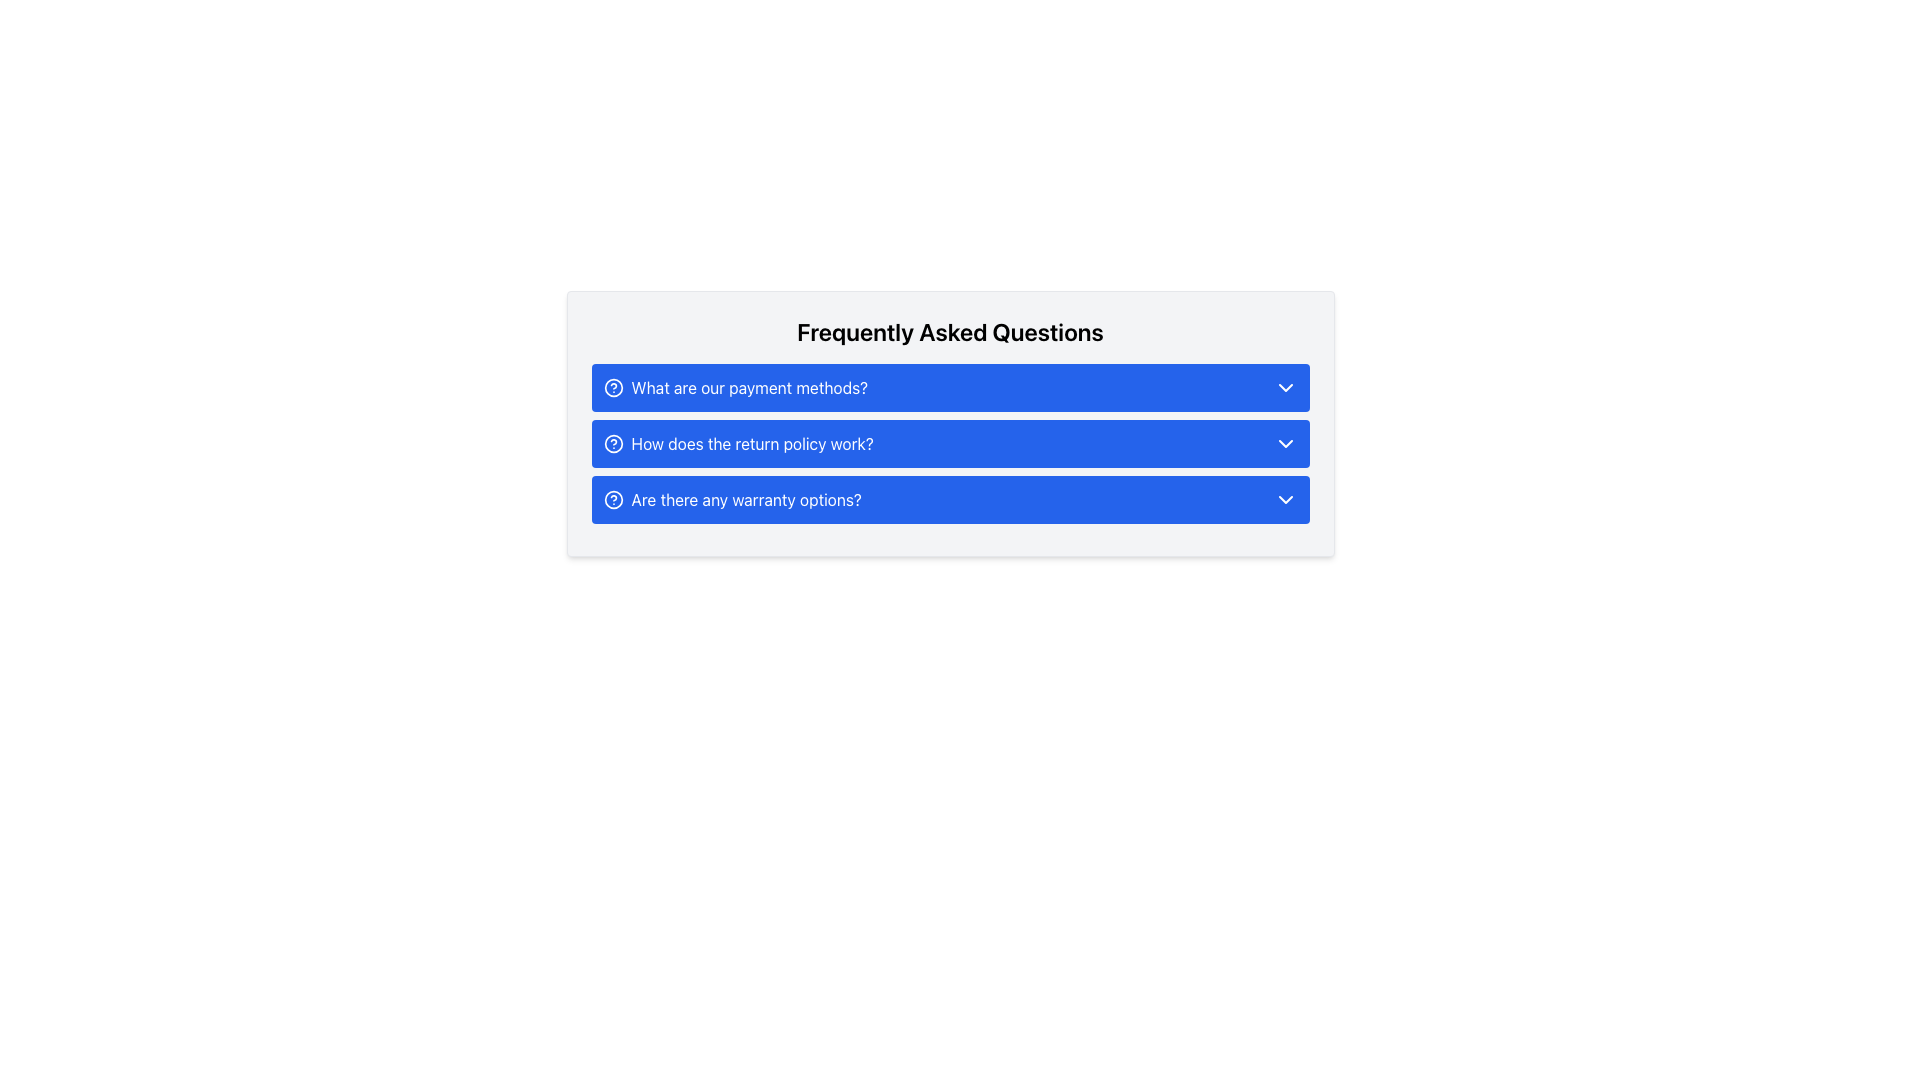 The image size is (1920, 1080). I want to click on the help icon located to the left of the text 'How does the return policy work?', so click(612, 442).